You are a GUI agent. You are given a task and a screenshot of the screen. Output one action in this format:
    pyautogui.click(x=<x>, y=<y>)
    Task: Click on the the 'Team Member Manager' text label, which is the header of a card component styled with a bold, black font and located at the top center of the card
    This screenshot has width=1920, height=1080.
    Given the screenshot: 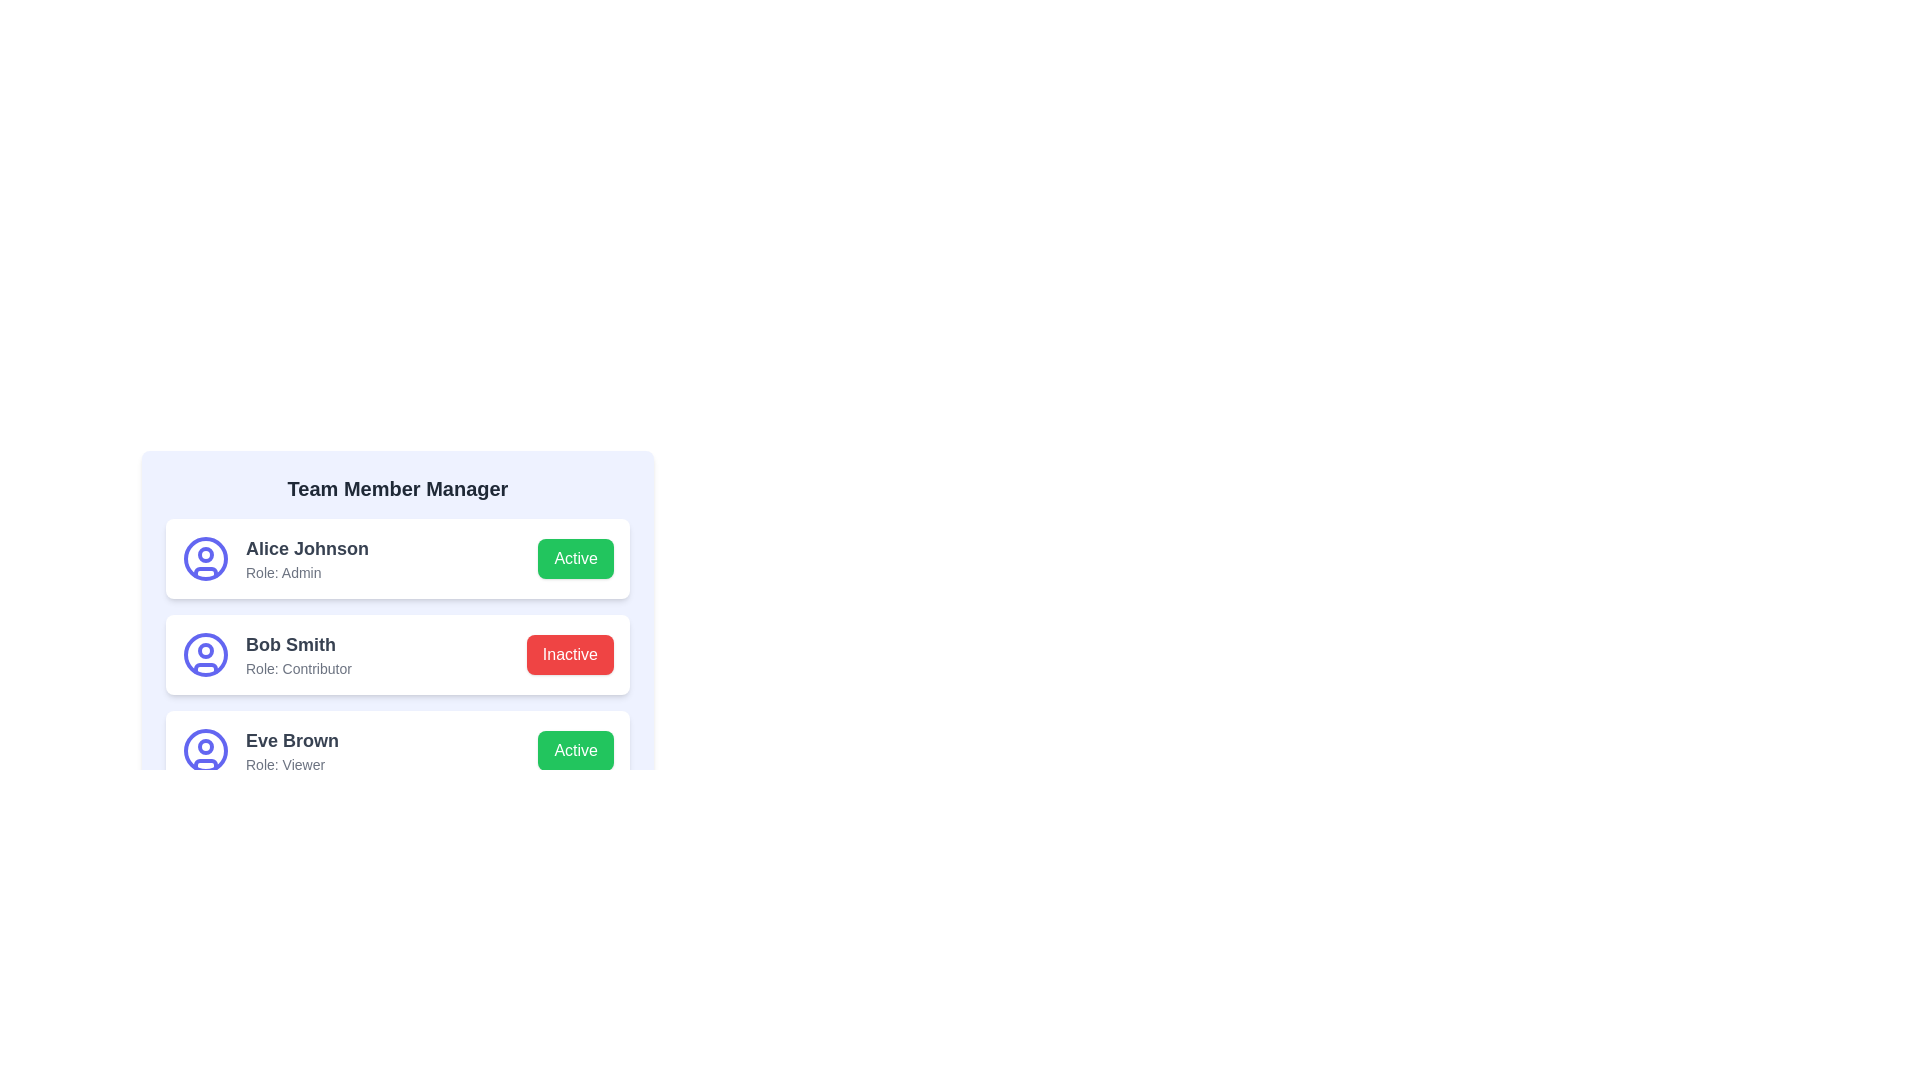 What is the action you would take?
    pyautogui.click(x=398, y=489)
    